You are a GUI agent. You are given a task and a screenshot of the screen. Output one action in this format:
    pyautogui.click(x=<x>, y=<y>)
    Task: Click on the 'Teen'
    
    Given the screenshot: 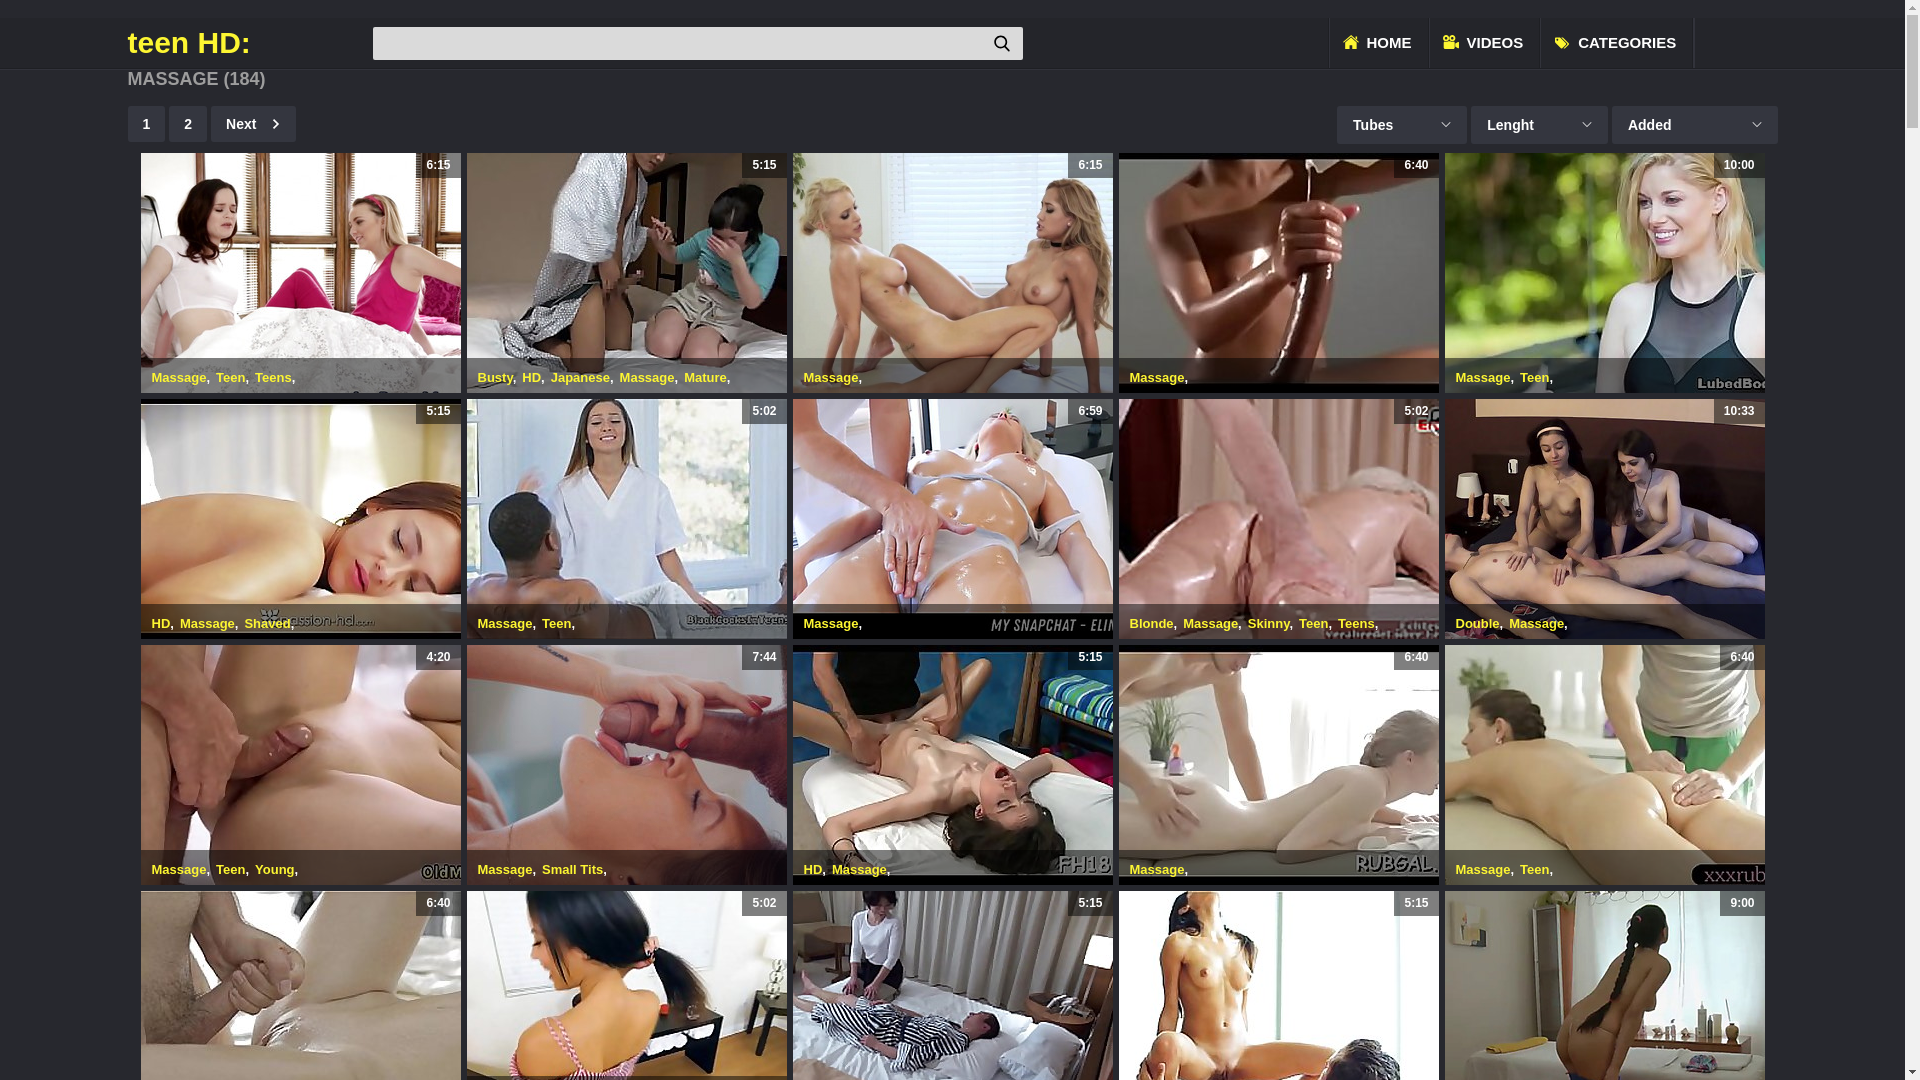 What is the action you would take?
    pyautogui.click(x=230, y=377)
    